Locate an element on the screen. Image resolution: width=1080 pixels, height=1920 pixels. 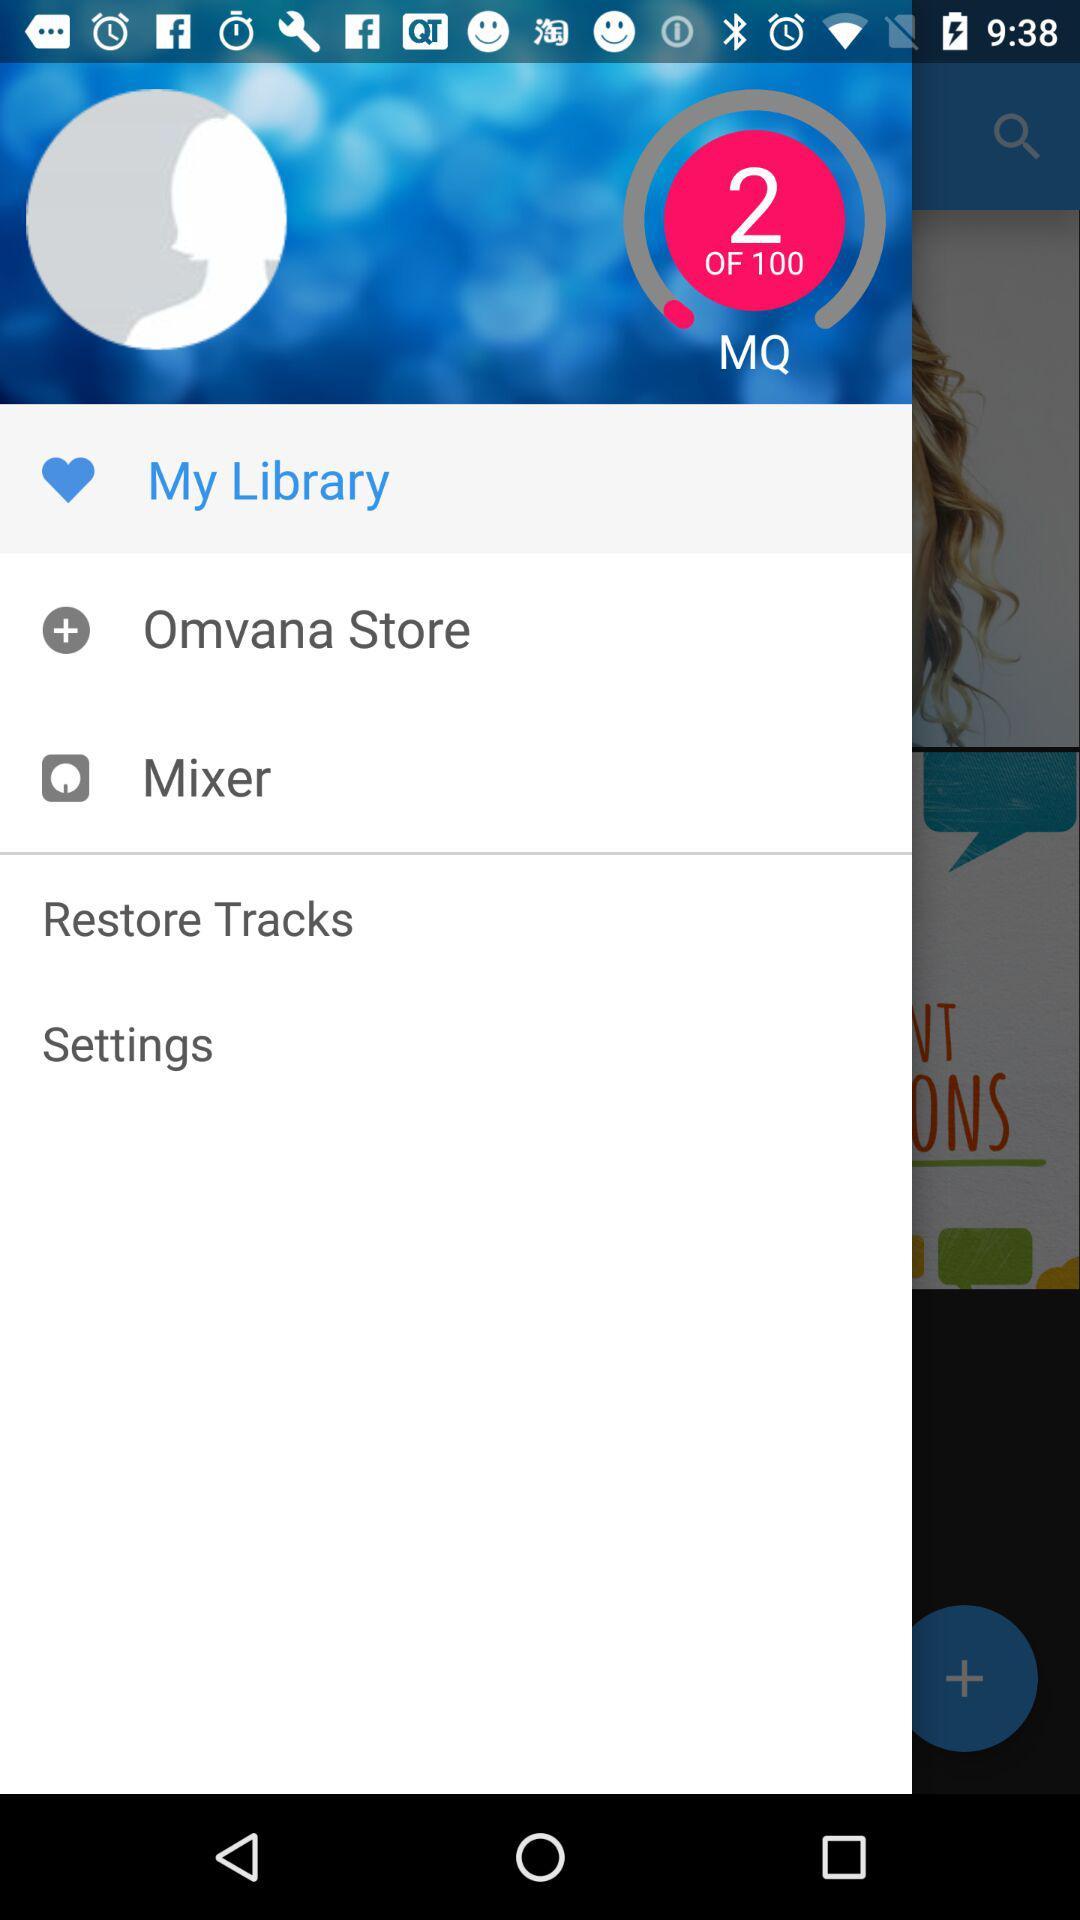
the add icon is located at coordinates (963, 1678).